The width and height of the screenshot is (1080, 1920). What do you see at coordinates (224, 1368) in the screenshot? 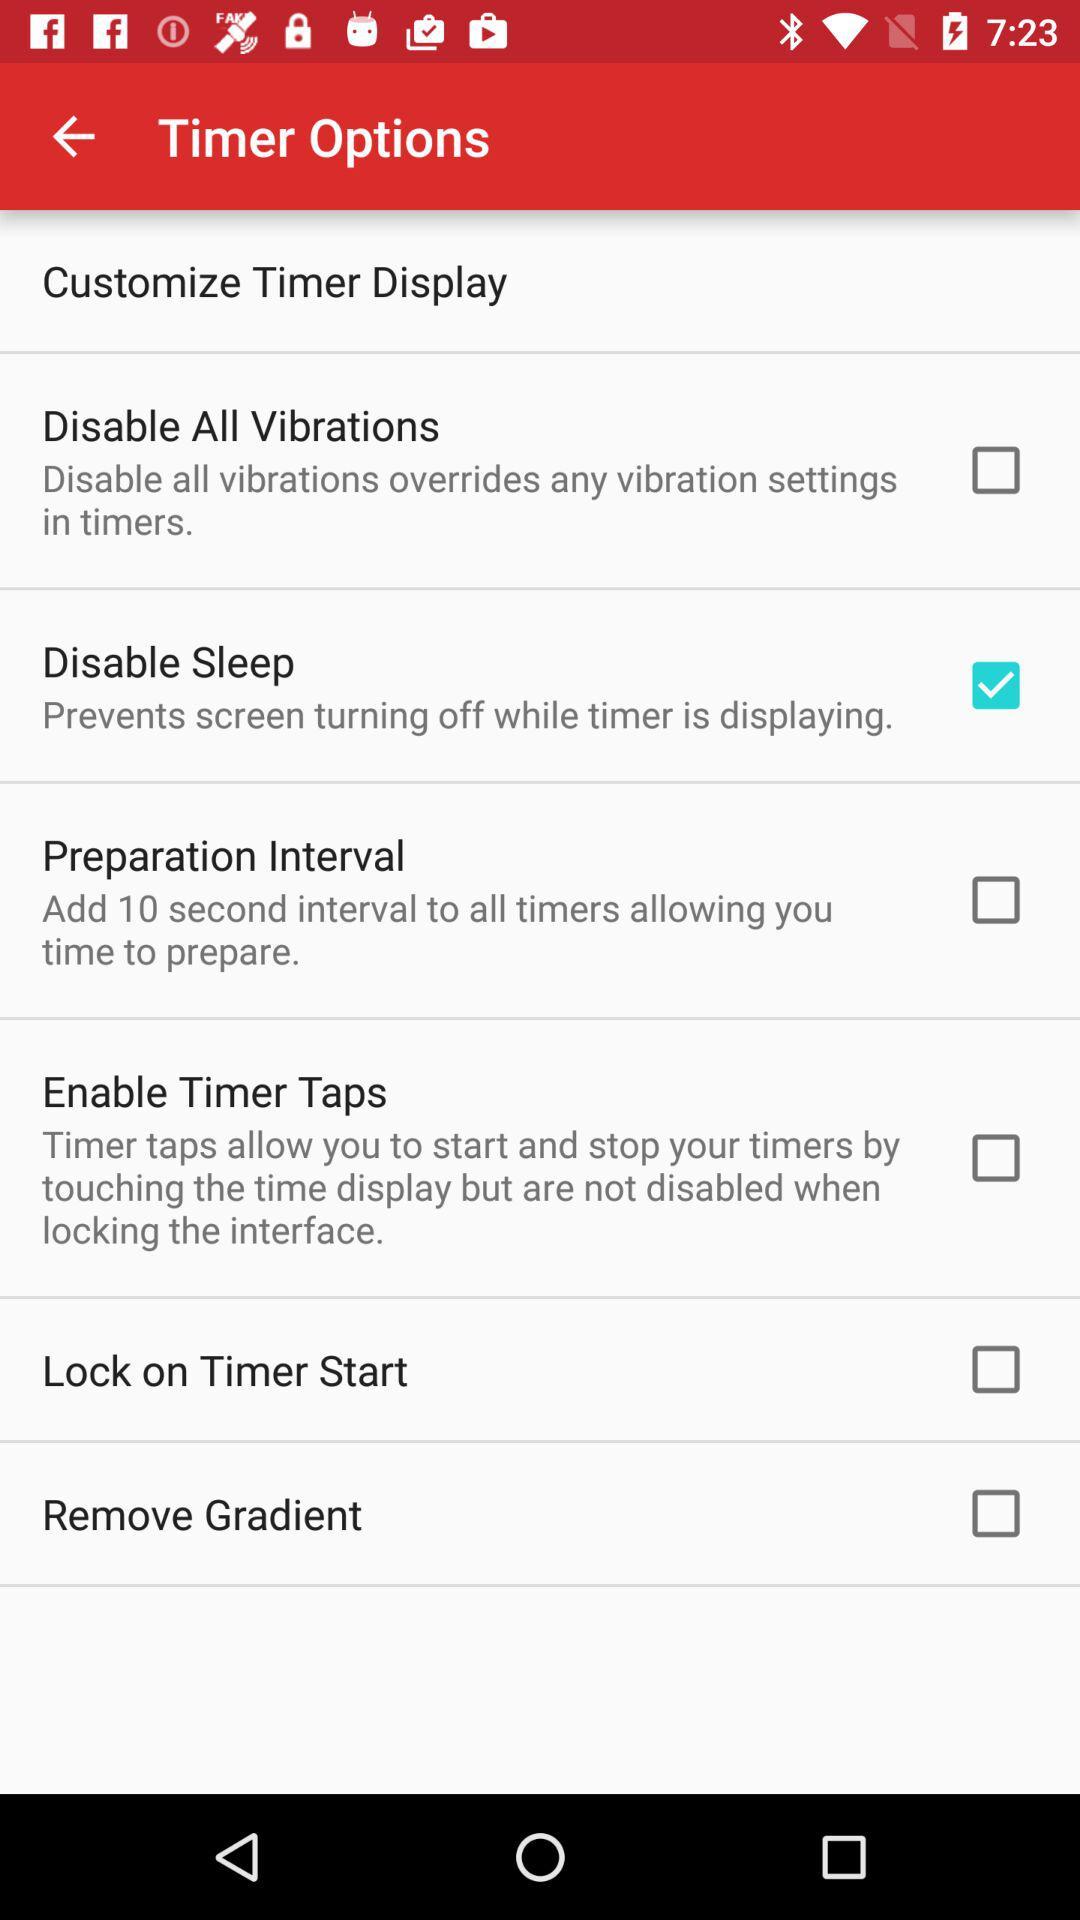
I see `lock on timer icon` at bounding box center [224, 1368].